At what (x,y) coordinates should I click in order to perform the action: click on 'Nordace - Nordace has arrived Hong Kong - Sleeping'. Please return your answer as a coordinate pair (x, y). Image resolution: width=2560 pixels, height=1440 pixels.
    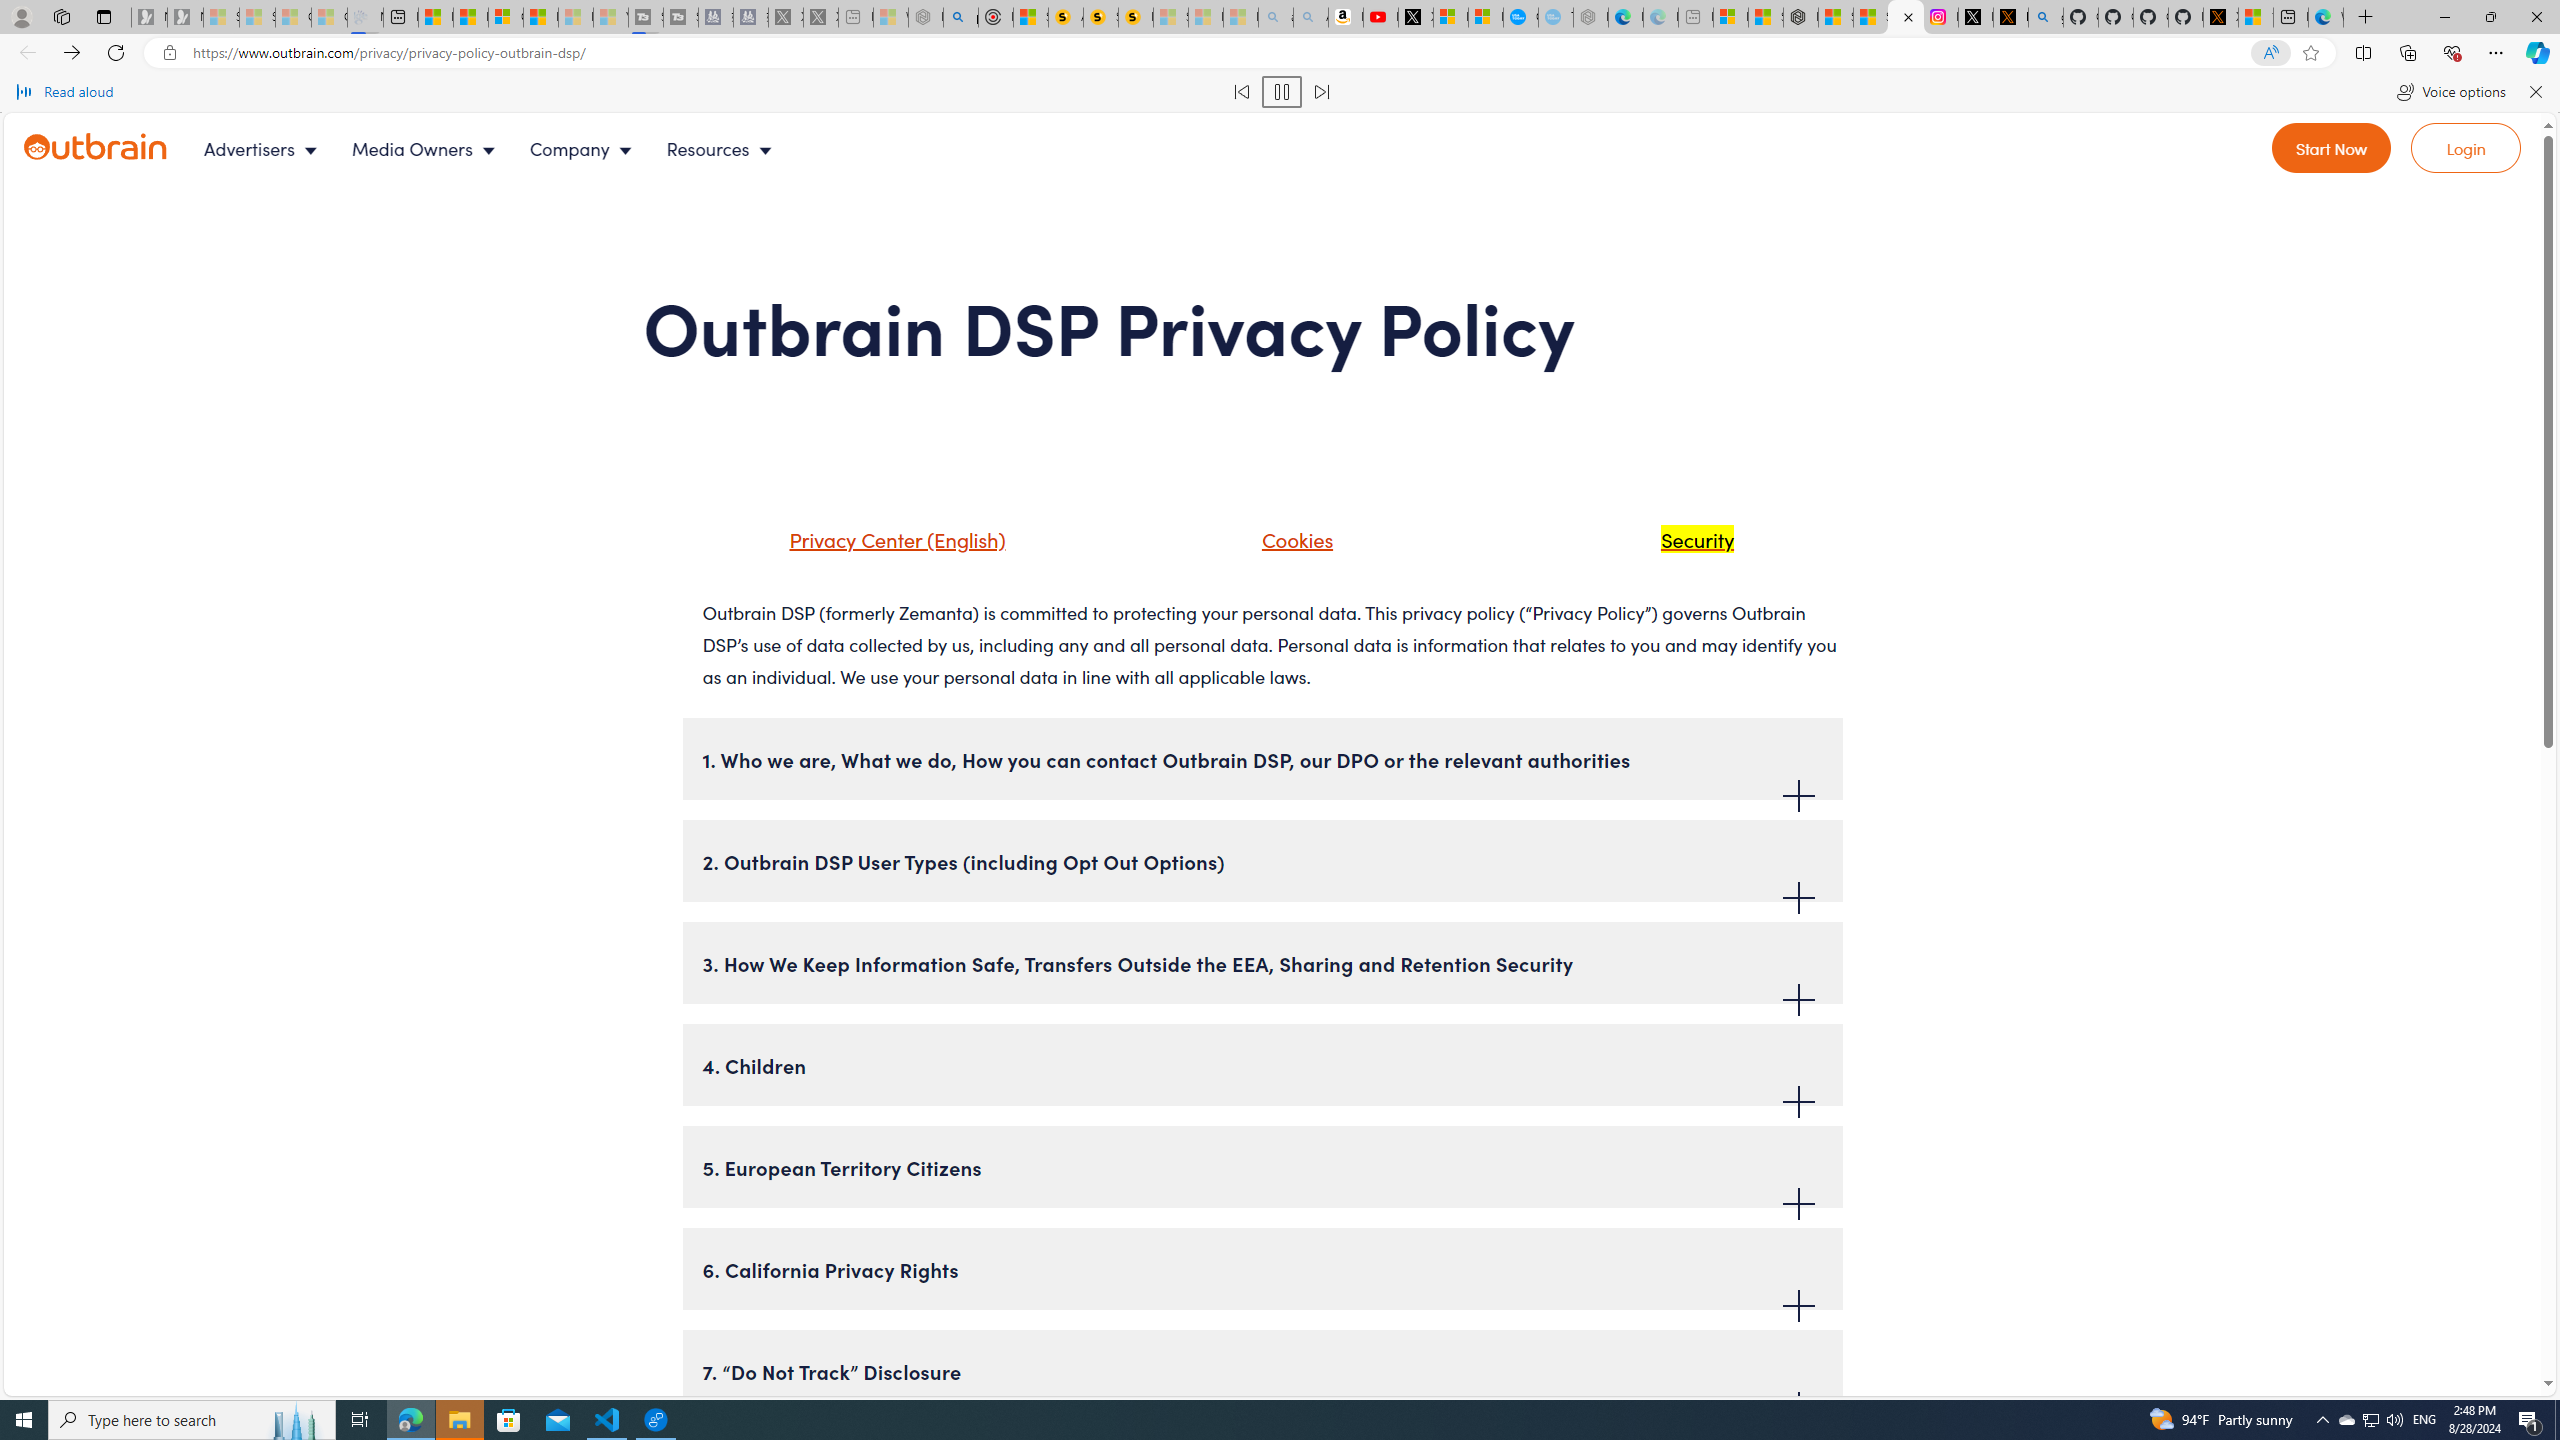
    Looking at the image, I should click on (1590, 16).